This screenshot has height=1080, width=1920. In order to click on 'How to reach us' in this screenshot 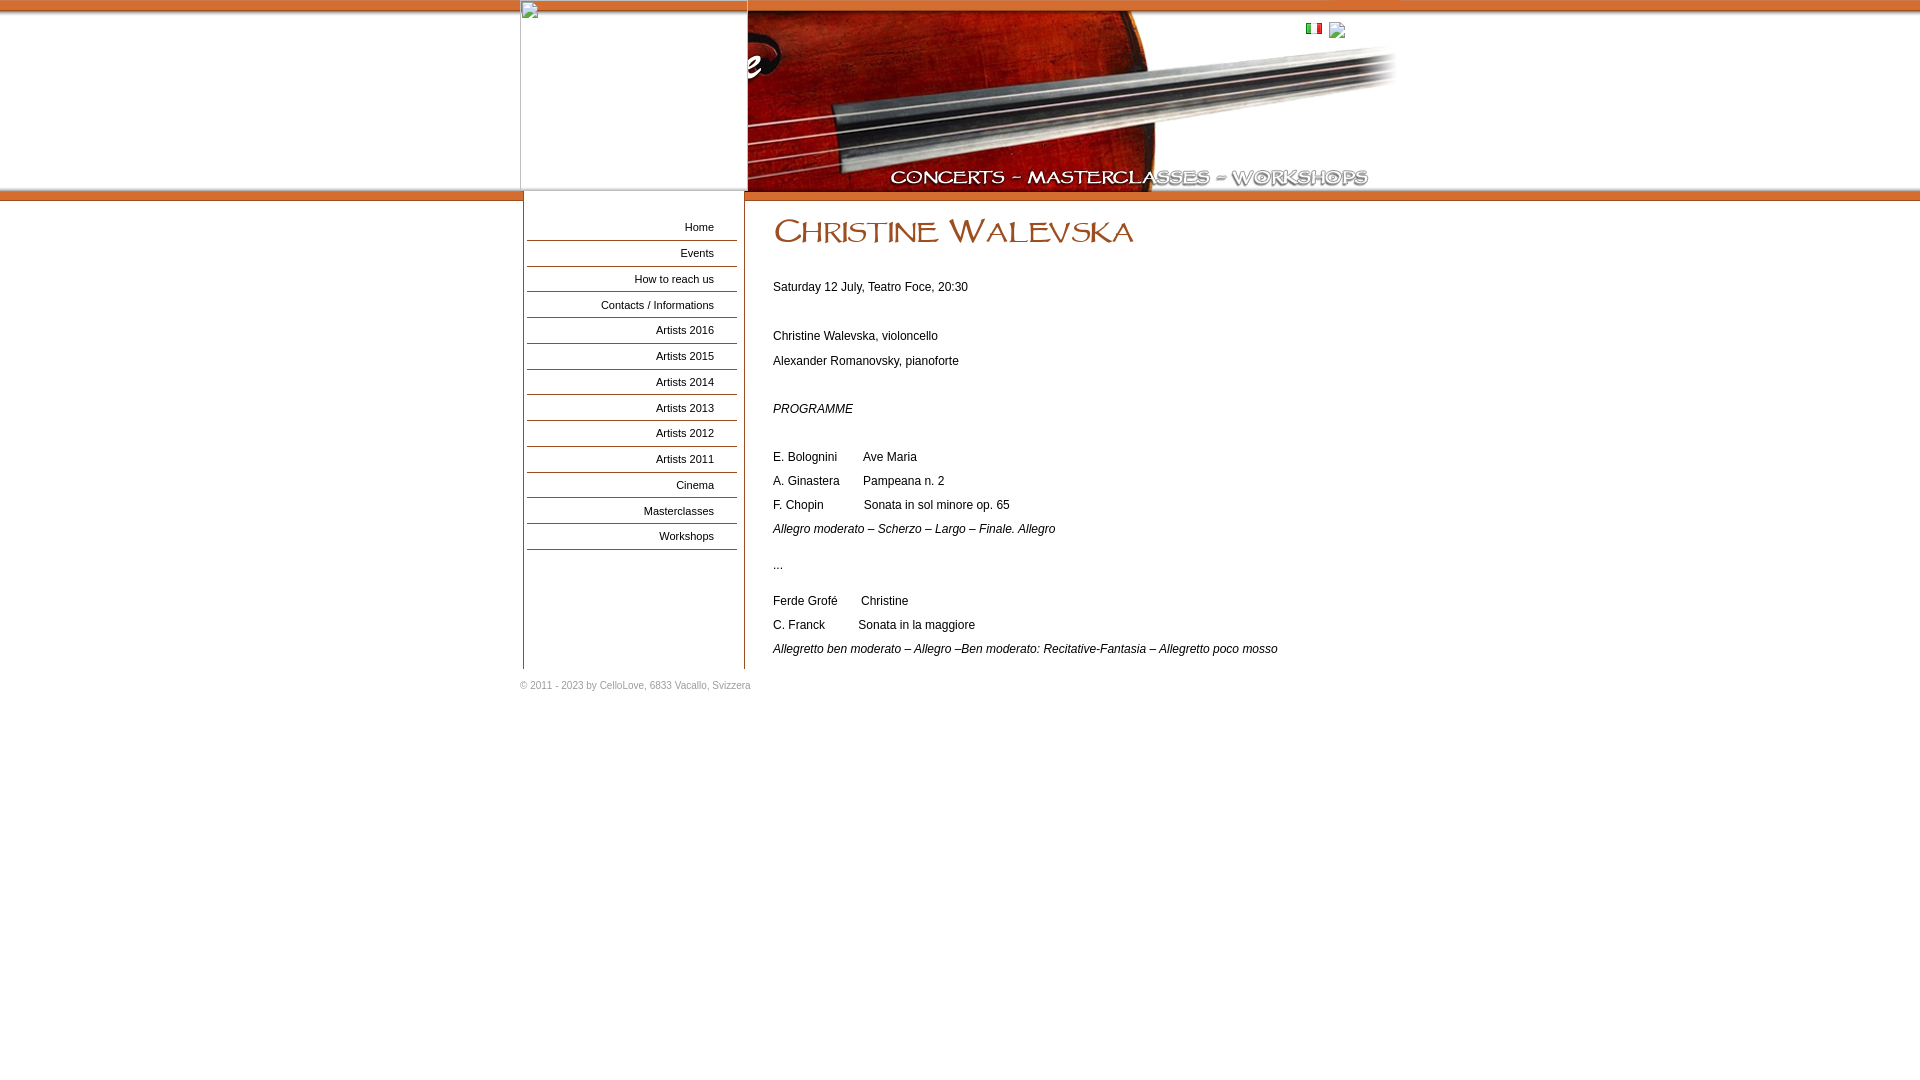, I will do `click(631, 278)`.